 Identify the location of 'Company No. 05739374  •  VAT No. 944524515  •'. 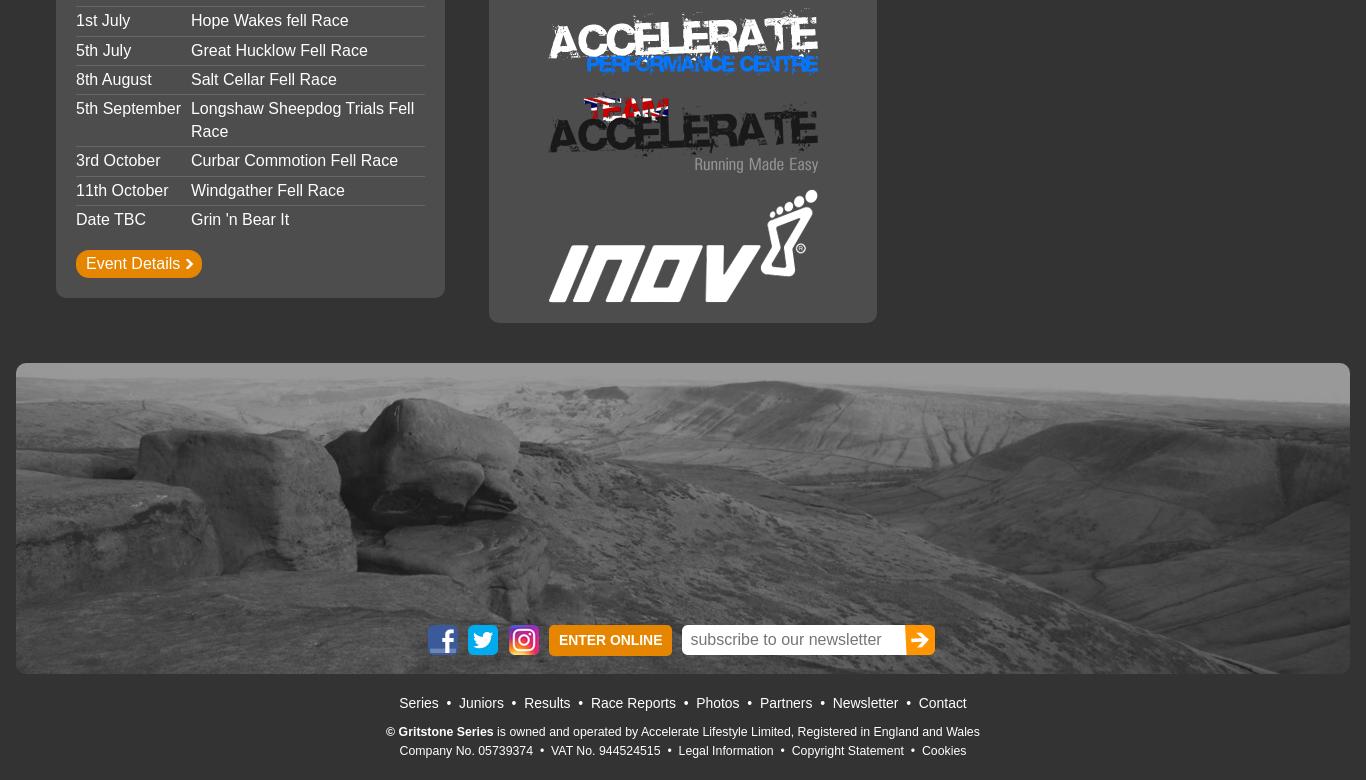
(538, 749).